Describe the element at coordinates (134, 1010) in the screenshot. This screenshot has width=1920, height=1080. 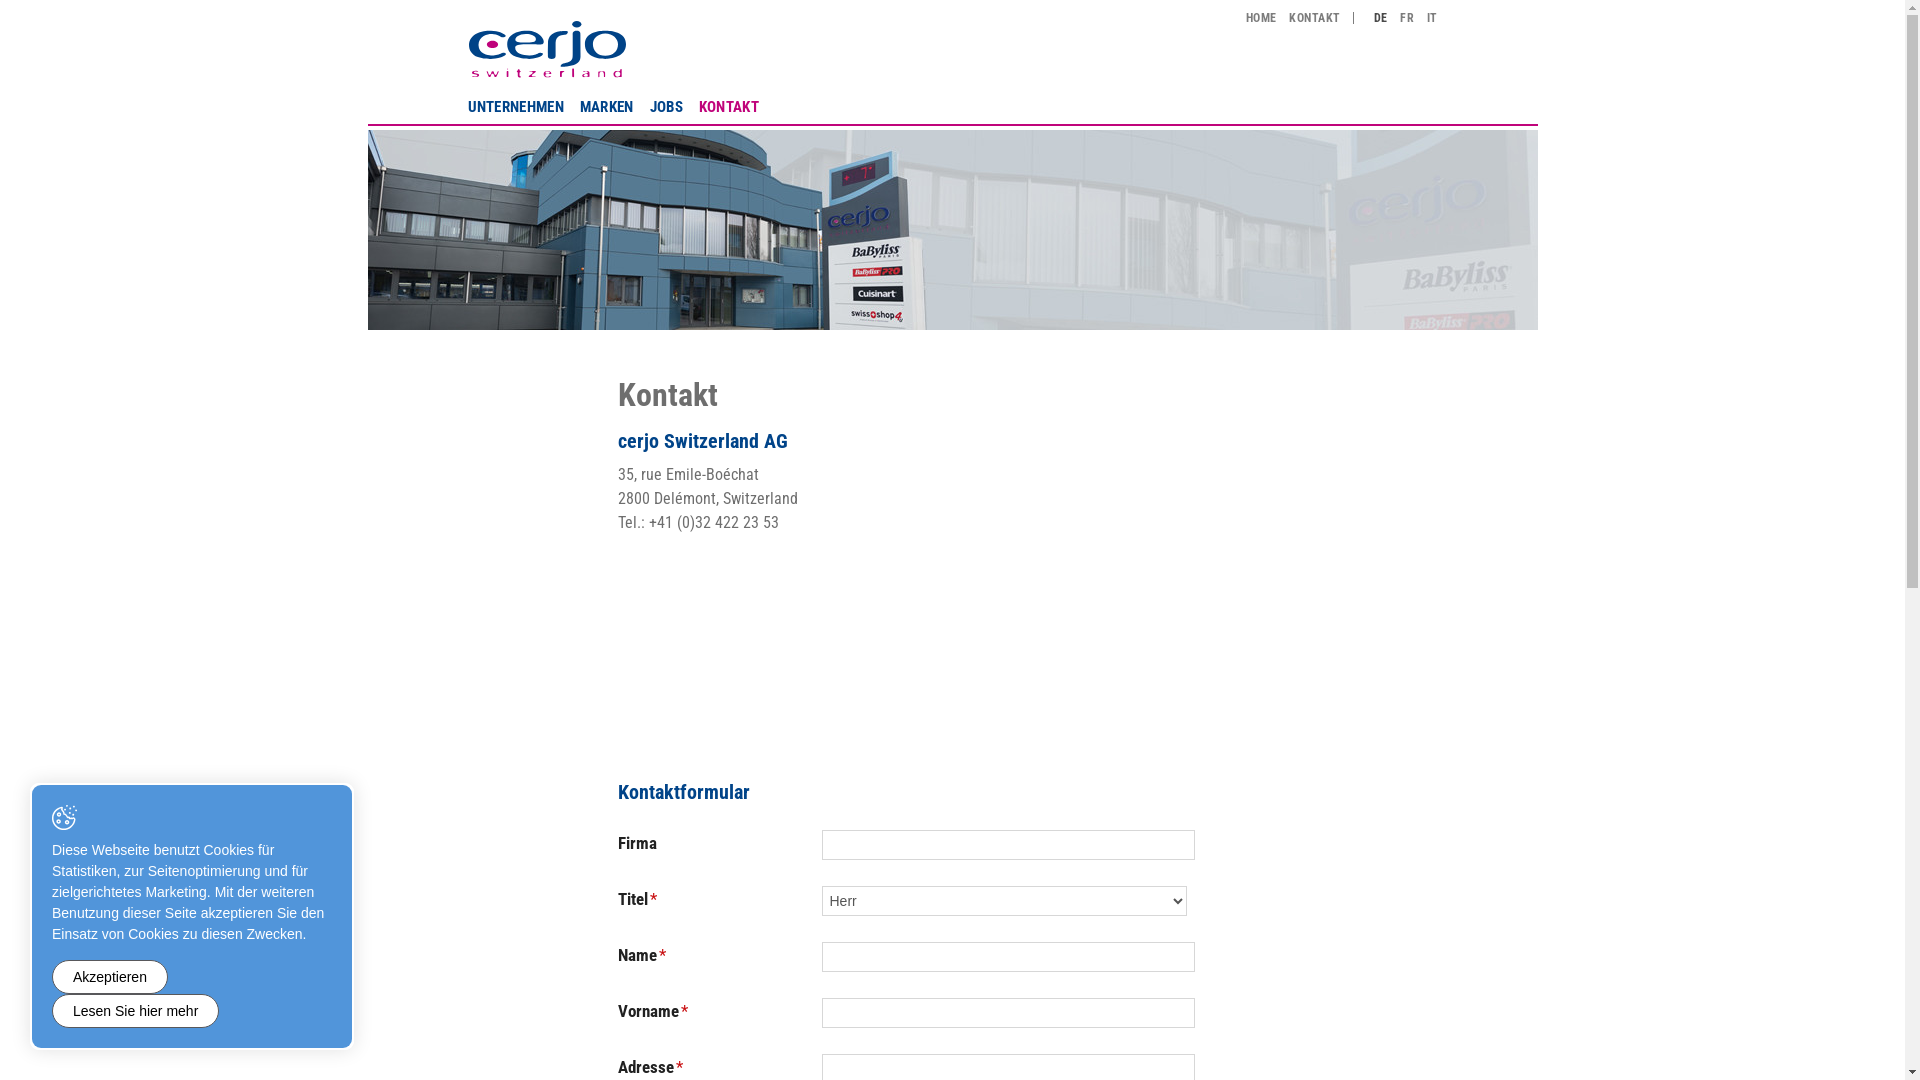
I see `'Lesen Sie hier mehr'` at that location.